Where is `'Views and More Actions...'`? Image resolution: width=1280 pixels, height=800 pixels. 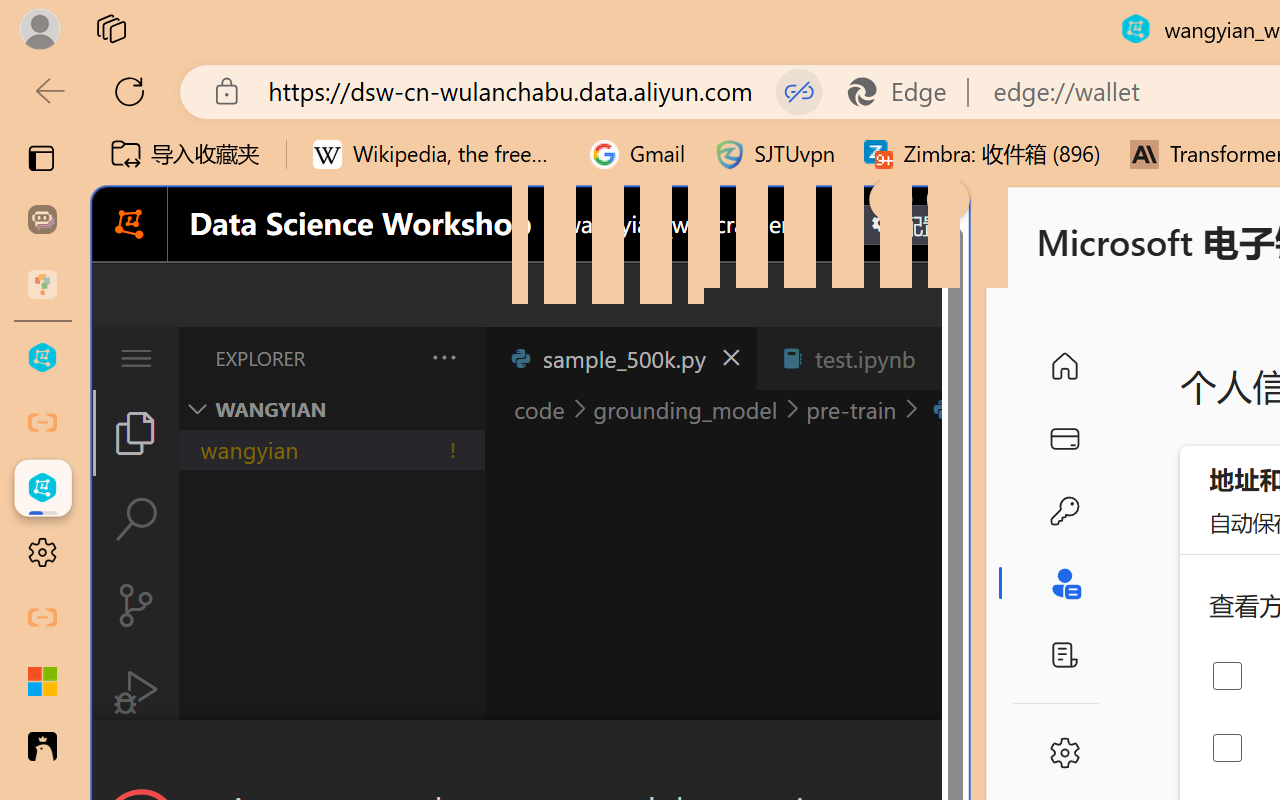
'Views and More Actions...' is located at coordinates (441, 357).